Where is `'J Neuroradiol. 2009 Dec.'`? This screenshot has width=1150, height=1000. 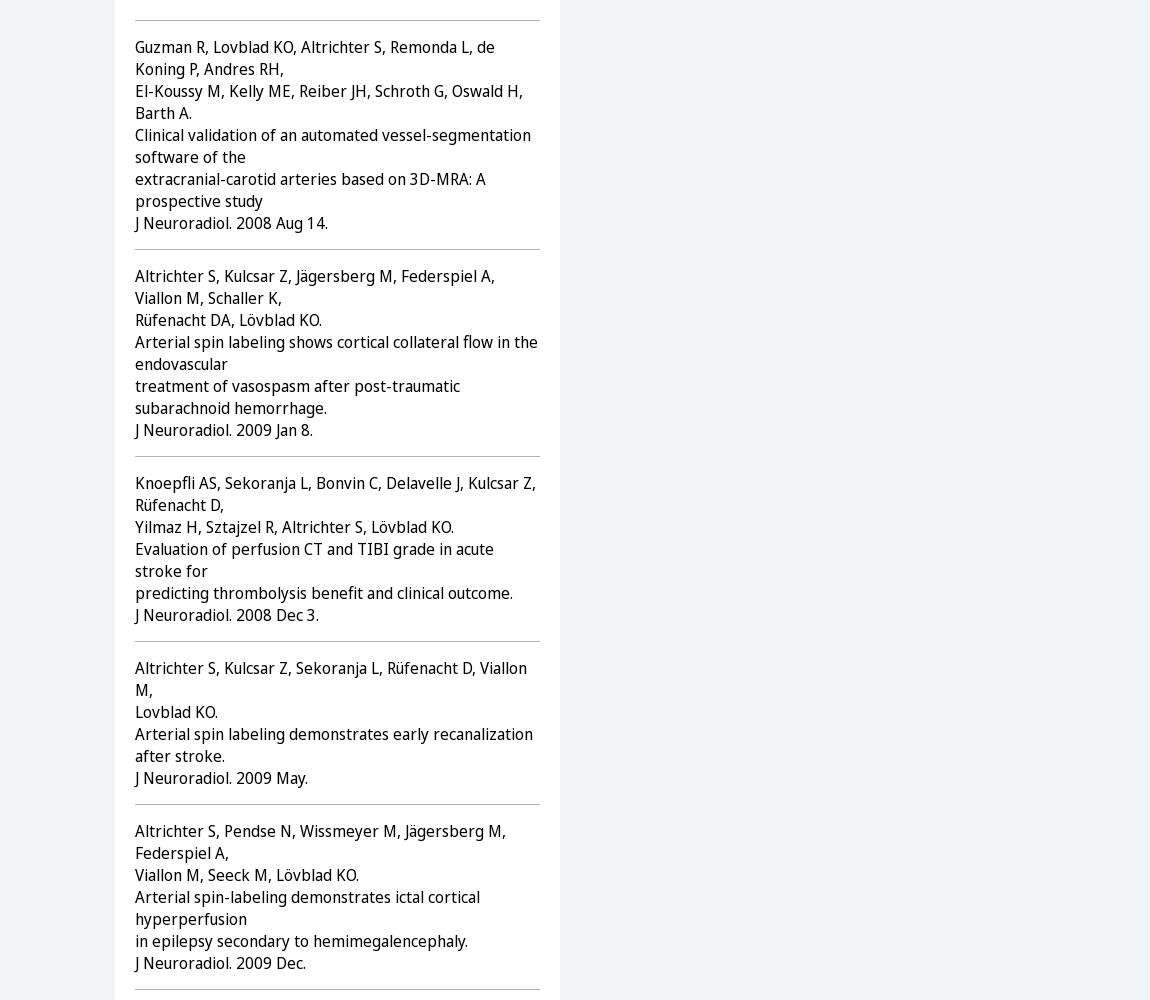 'J Neuroradiol. 2009 Dec.' is located at coordinates (219, 961).